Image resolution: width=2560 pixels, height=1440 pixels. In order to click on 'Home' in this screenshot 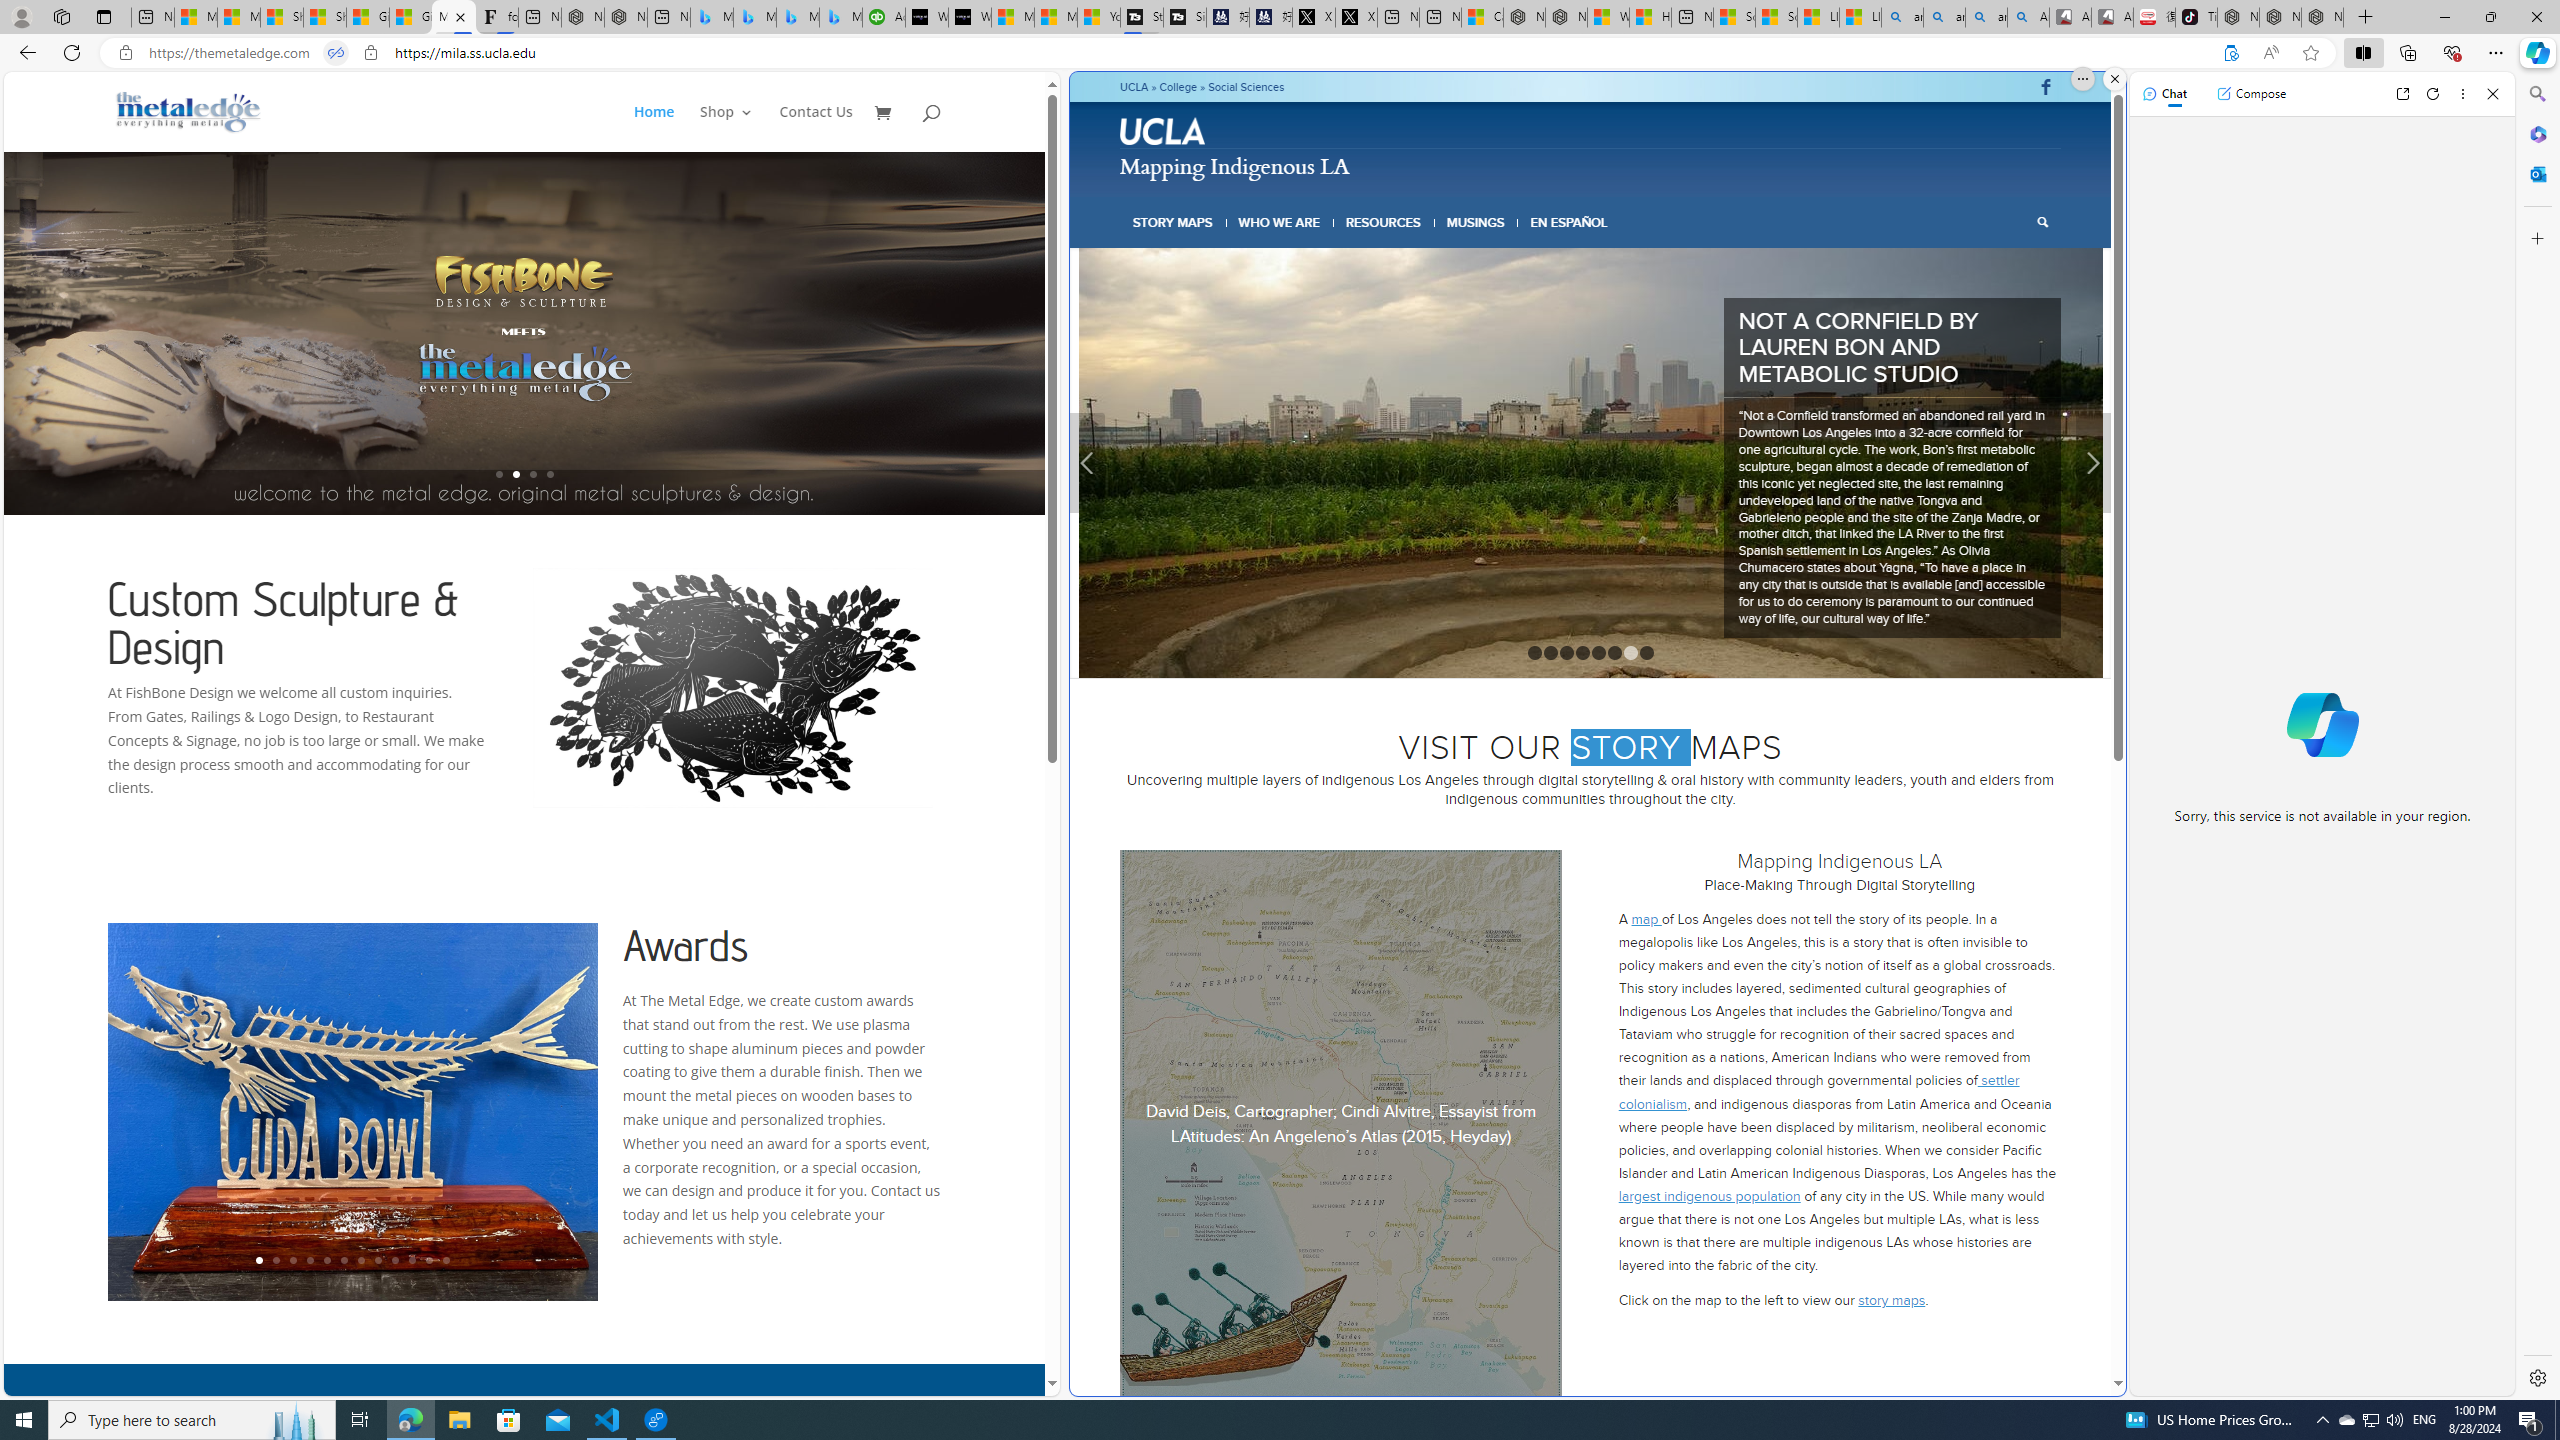, I will do `click(653, 127)`.